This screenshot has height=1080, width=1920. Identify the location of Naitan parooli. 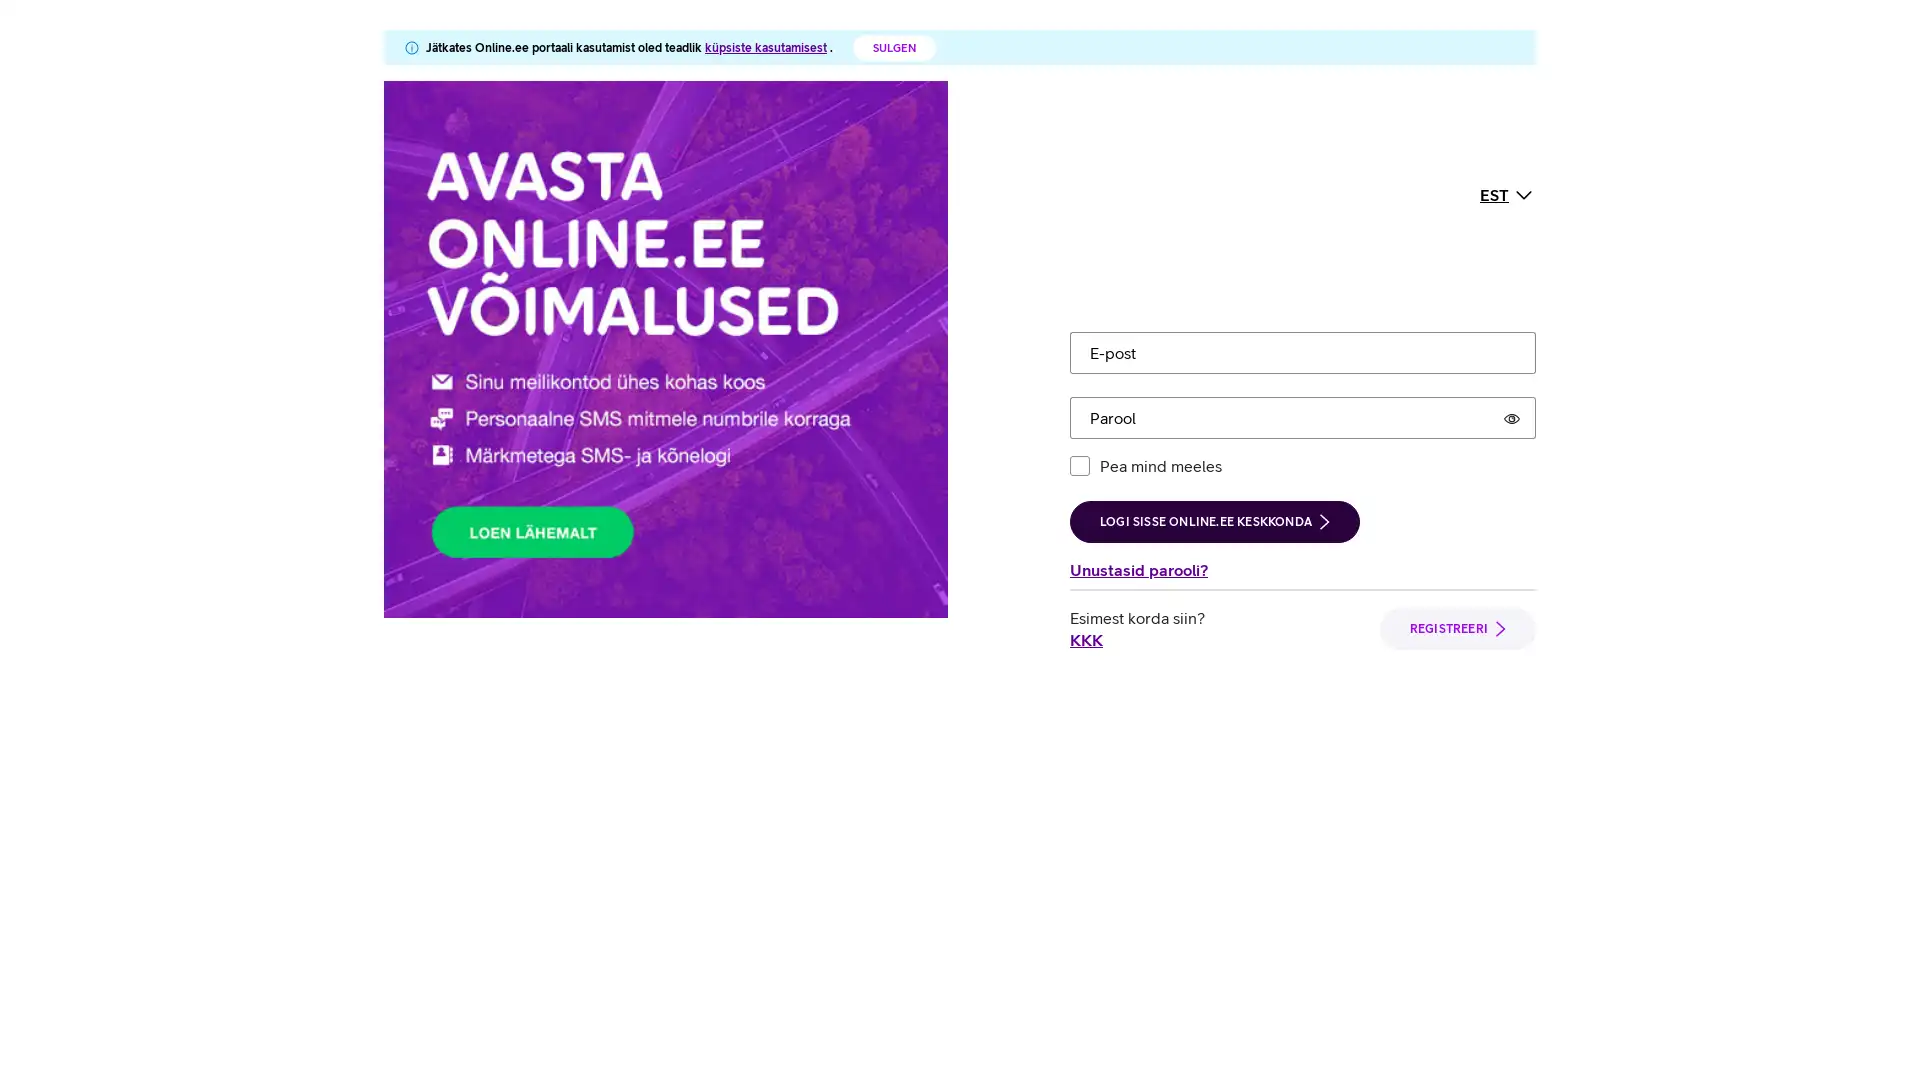
(1512, 230).